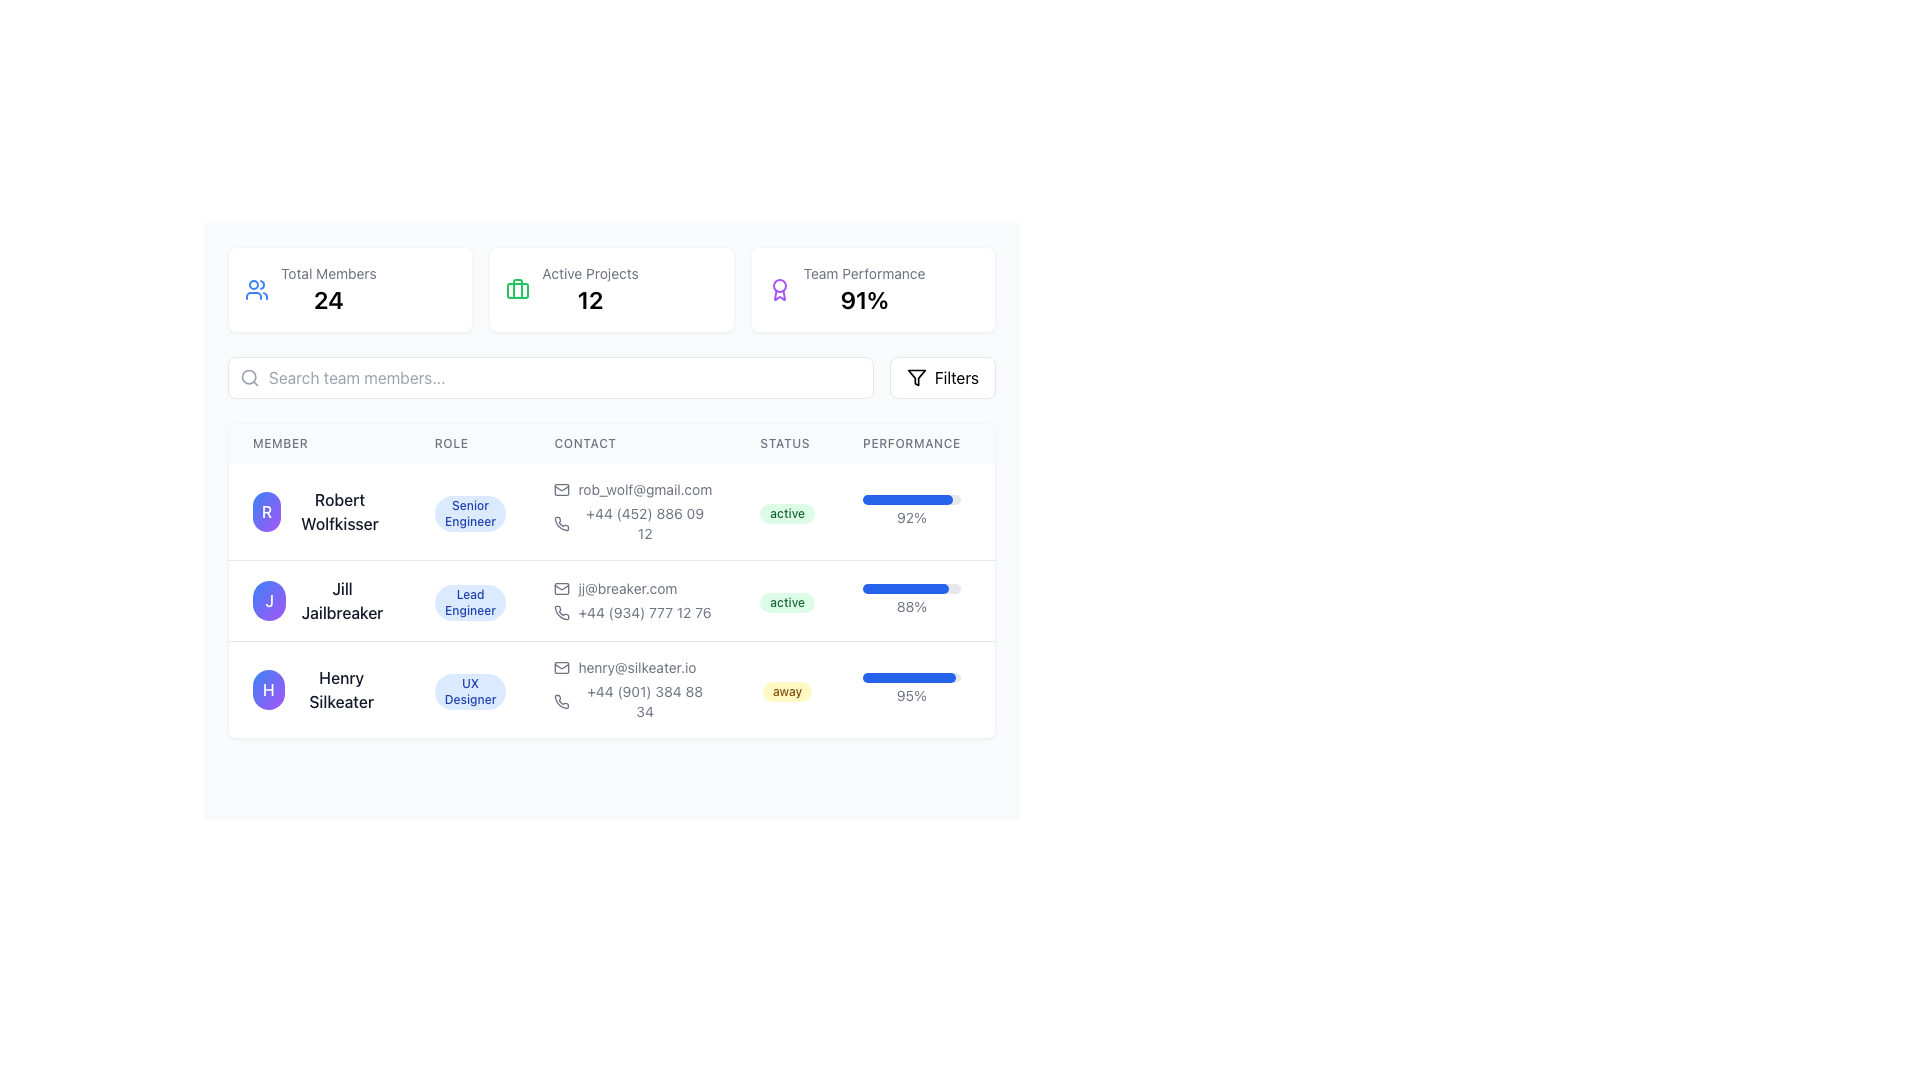 This screenshot has width=1920, height=1080. I want to click on the list entry displaying information about Robert Wolfkisser, which includes his avatar, name, role, contact info, status, and performance bar, so click(659, 511).